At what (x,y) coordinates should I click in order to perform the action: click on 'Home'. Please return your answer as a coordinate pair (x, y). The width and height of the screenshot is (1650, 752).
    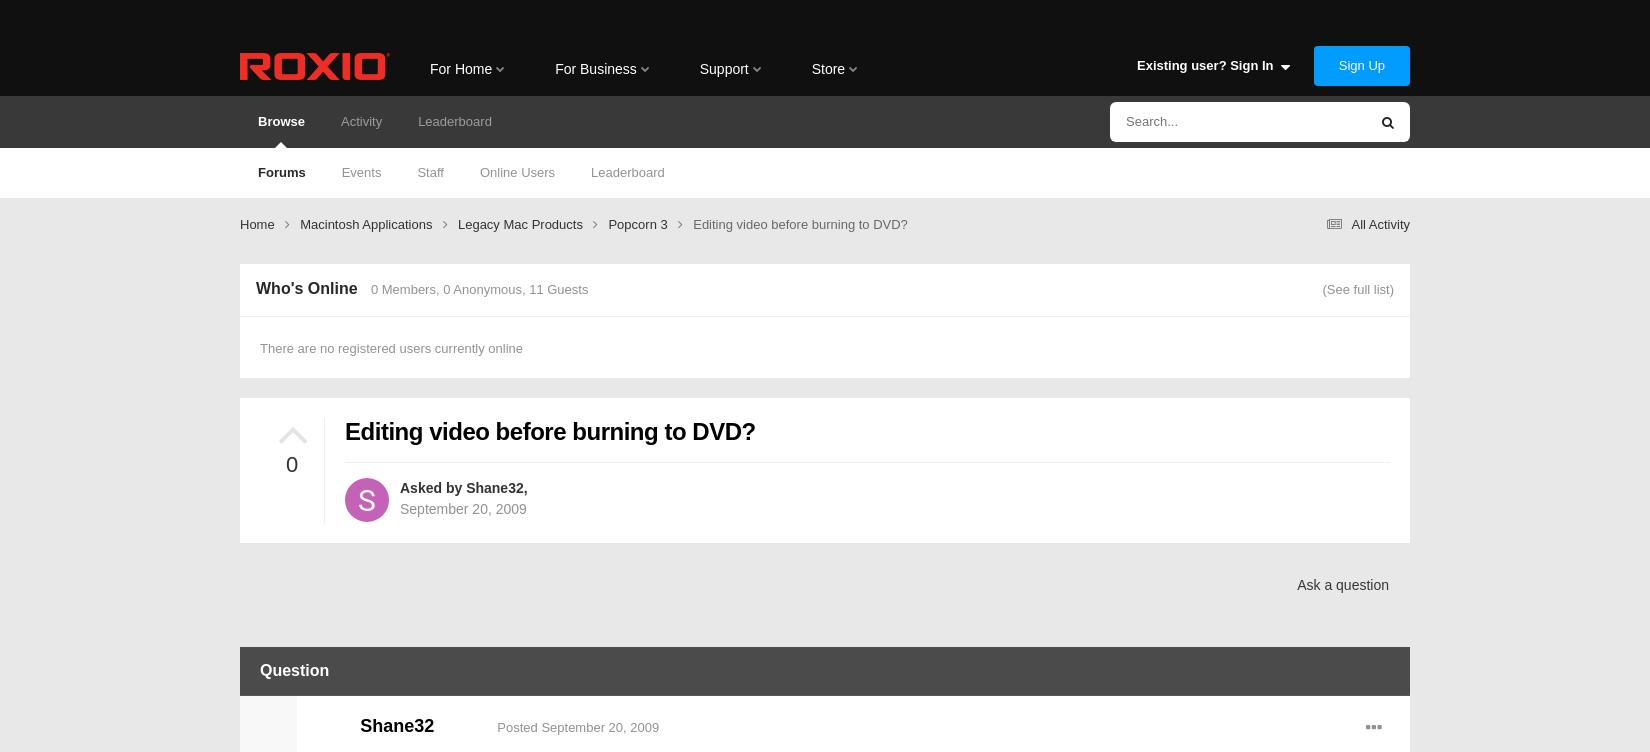
    Looking at the image, I should click on (259, 223).